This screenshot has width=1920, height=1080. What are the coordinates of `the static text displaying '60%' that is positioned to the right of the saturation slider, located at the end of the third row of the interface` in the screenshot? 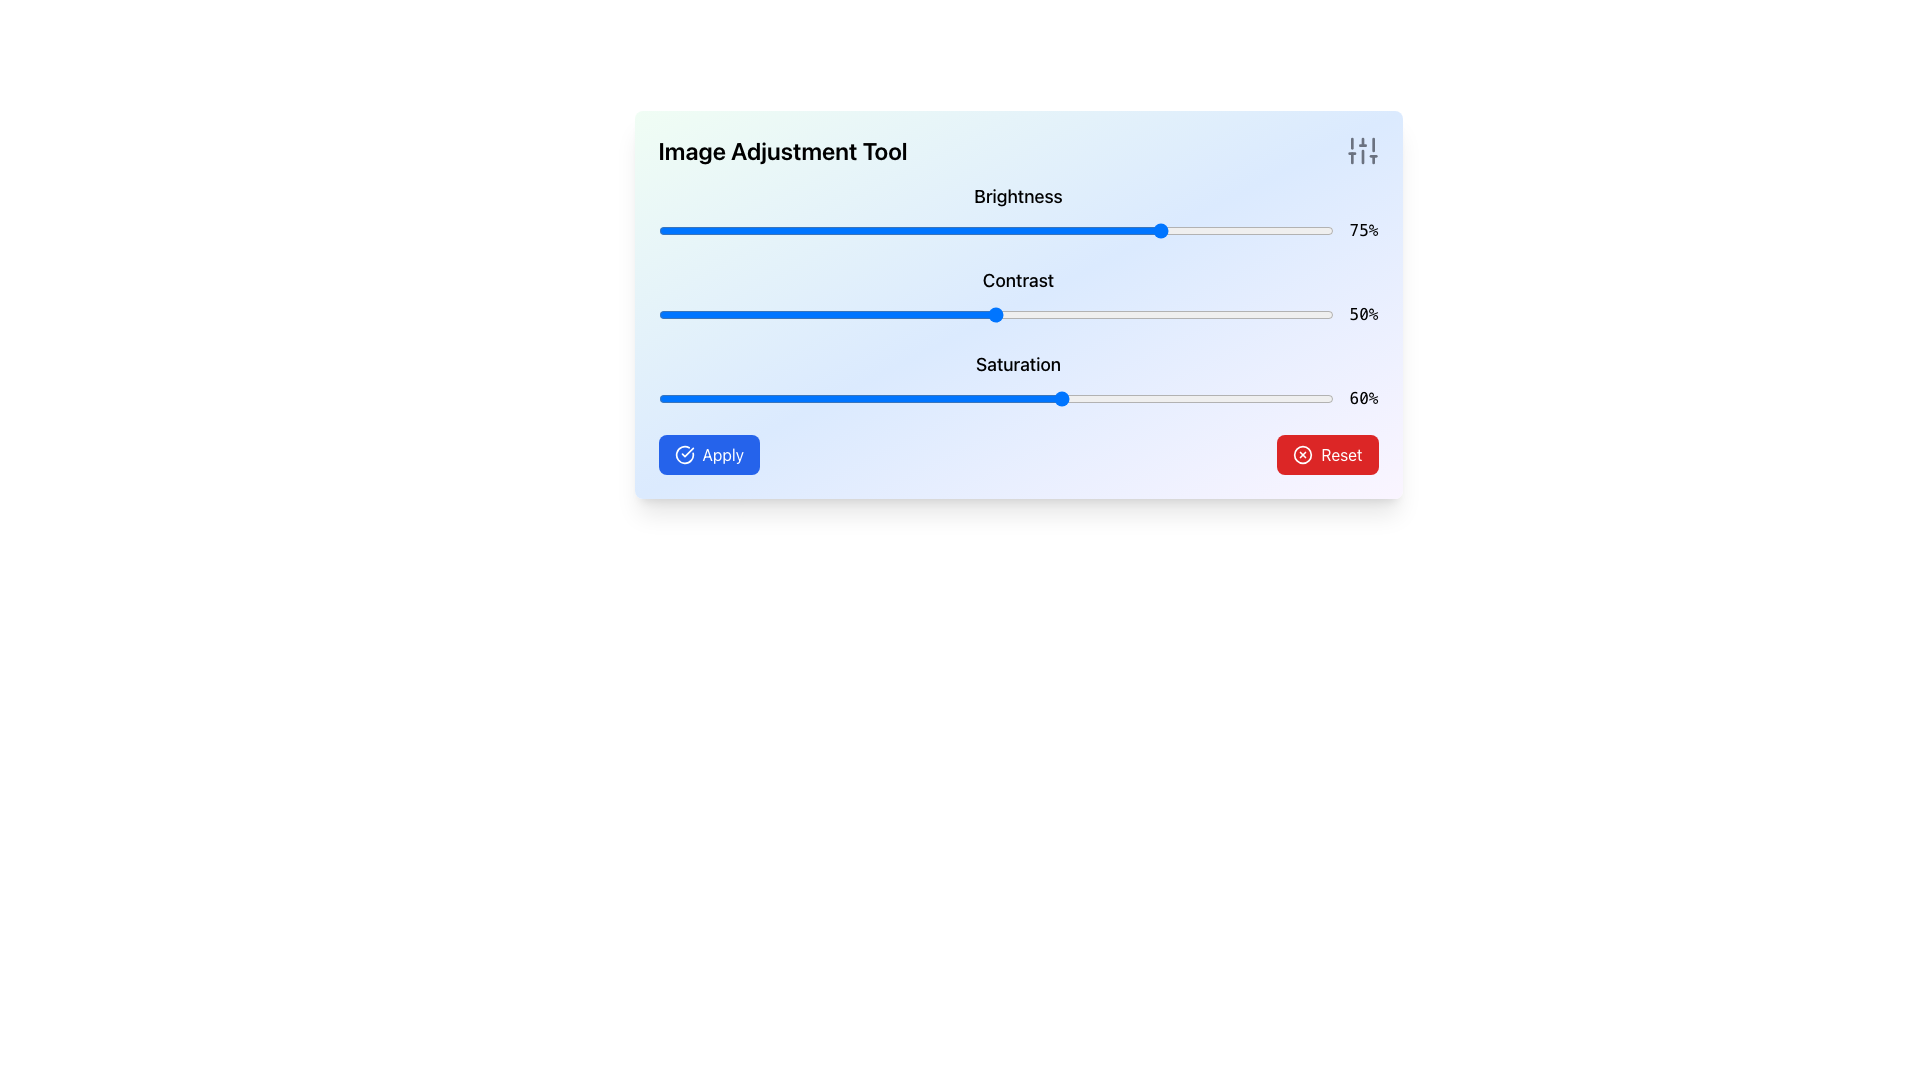 It's located at (1362, 398).